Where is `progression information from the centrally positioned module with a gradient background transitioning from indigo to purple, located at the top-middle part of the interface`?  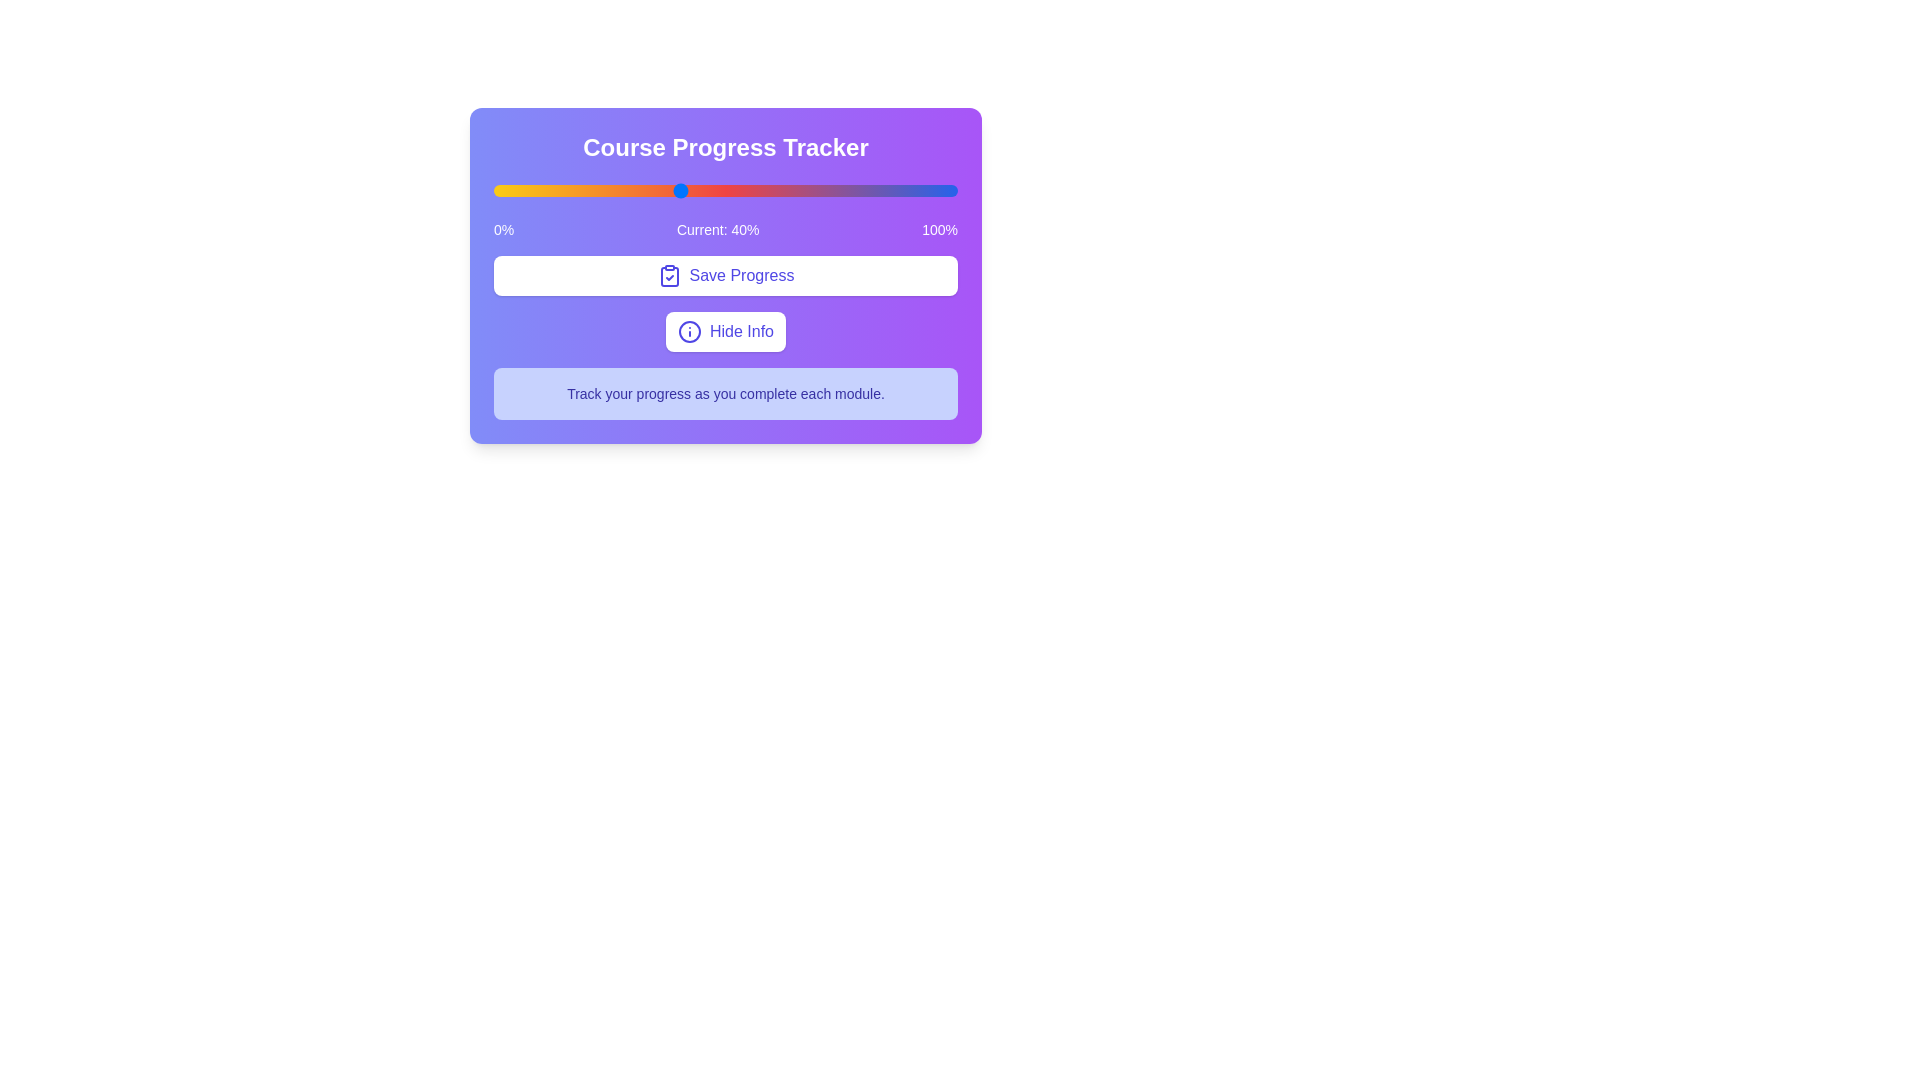
progression information from the centrally positioned module with a gradient background transitioning from indigo to purple, located at the top-middle part of the interface is located at coordinates (724, 276).